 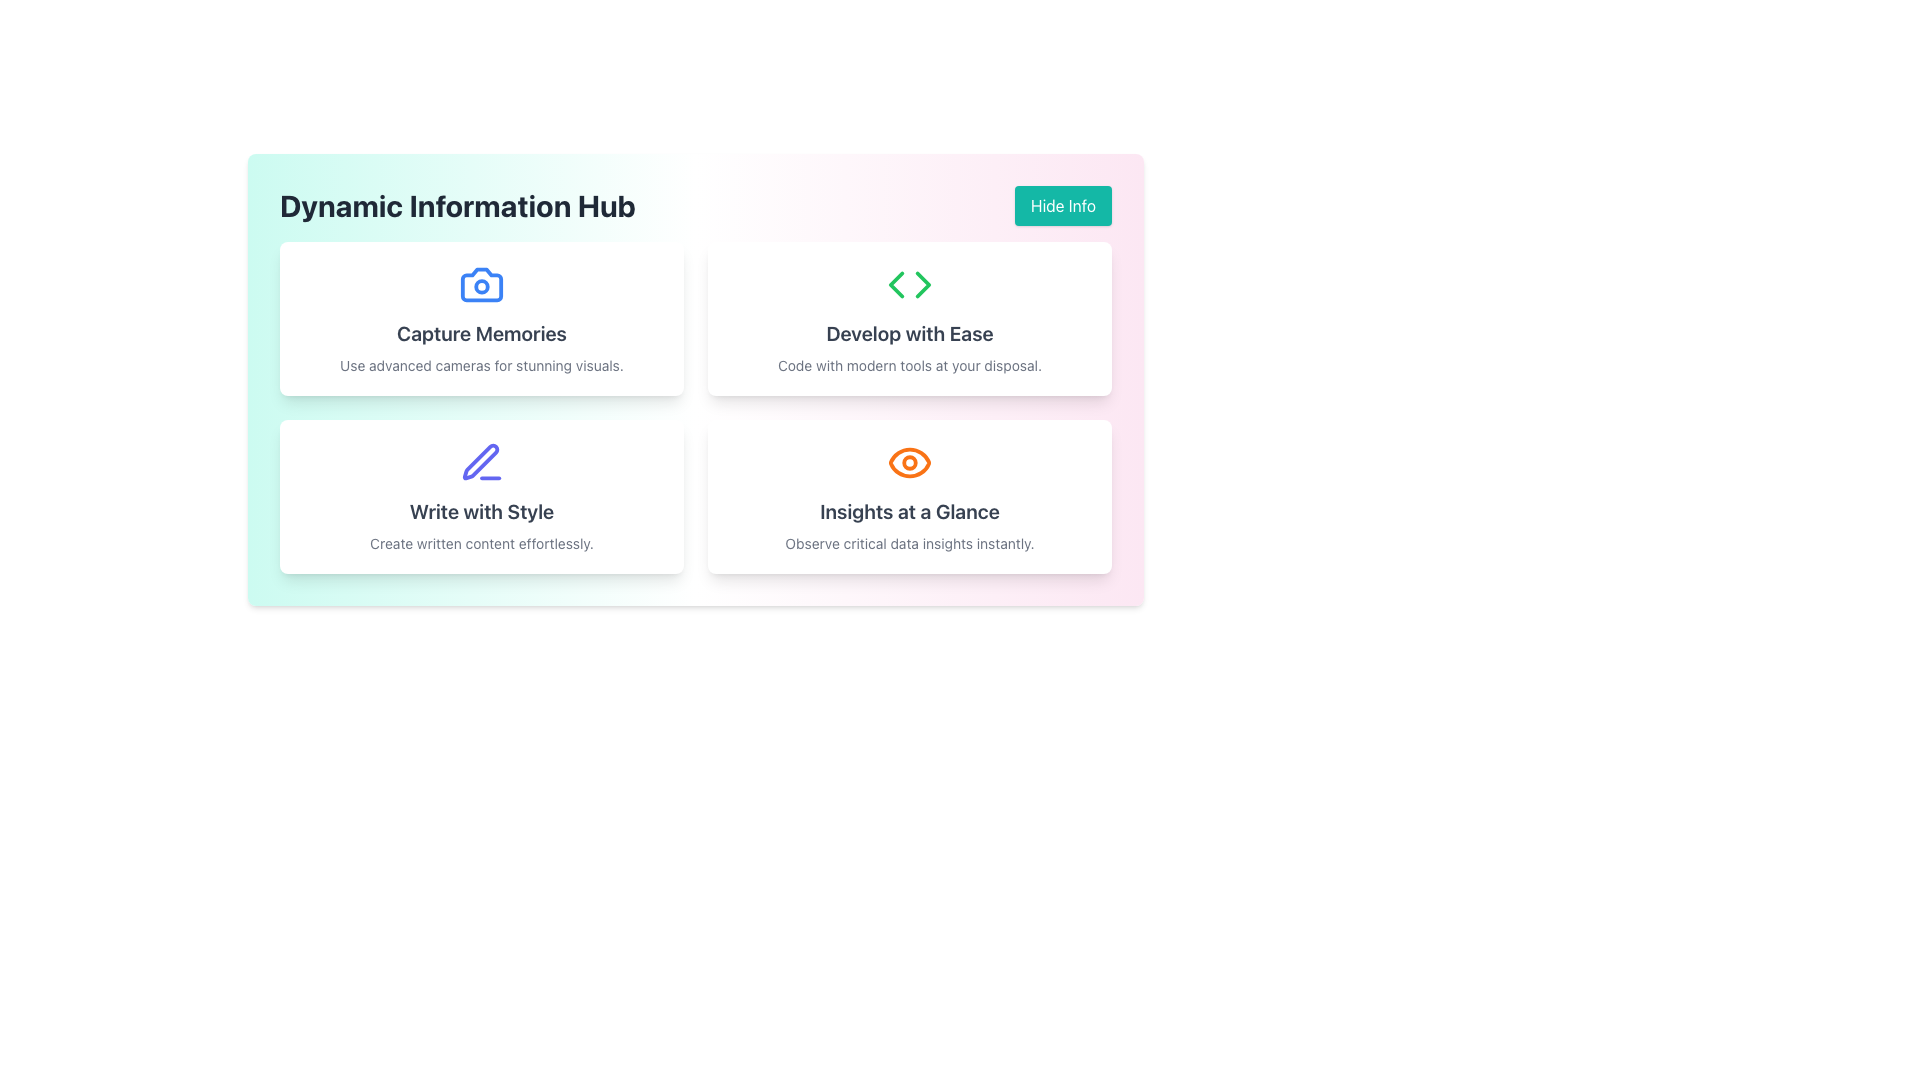 I want to click on the pen-shaped icon outlined with a blue stroke within the 'Write with Style' section of the interface, so click(x=480, y=462).